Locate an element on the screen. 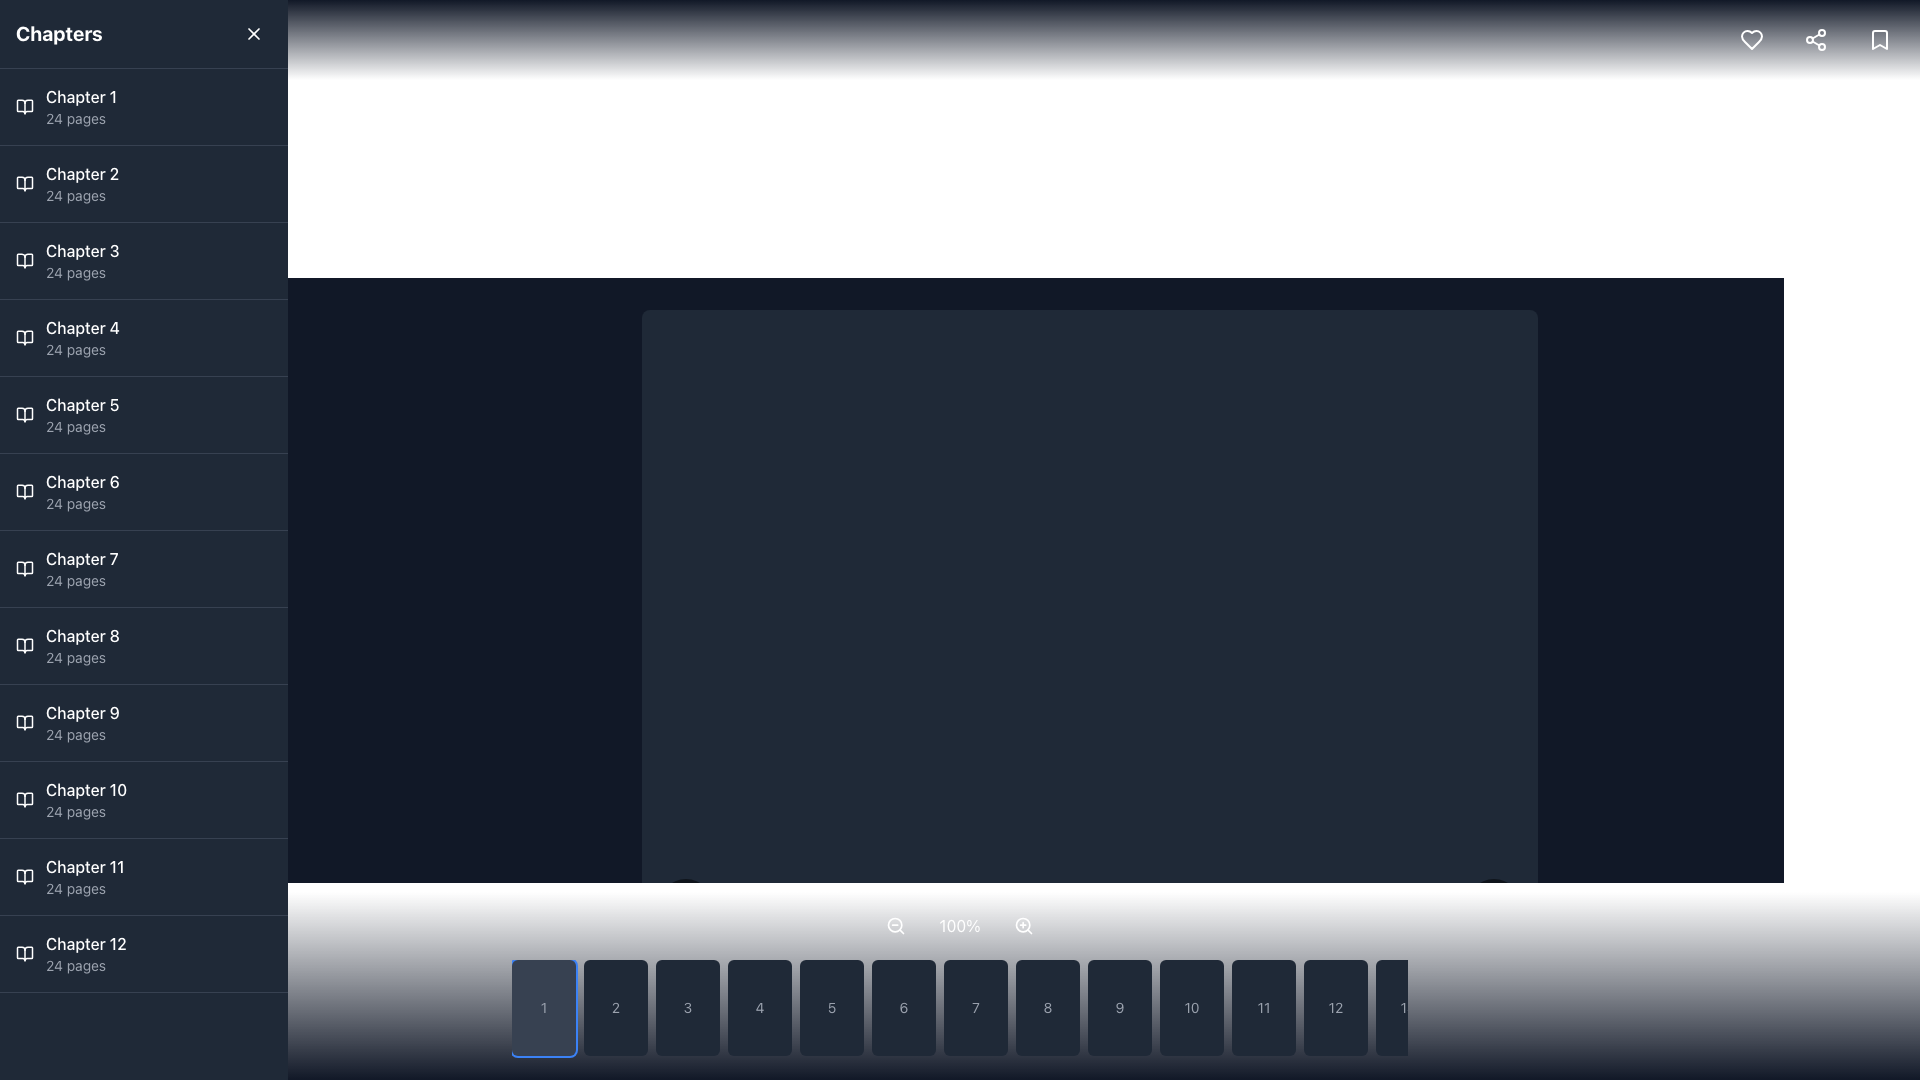  static text label that displays '24 pages', located just below the 'Chapter 3' header in the left-side menu panel is located at coordinates (81, 273).